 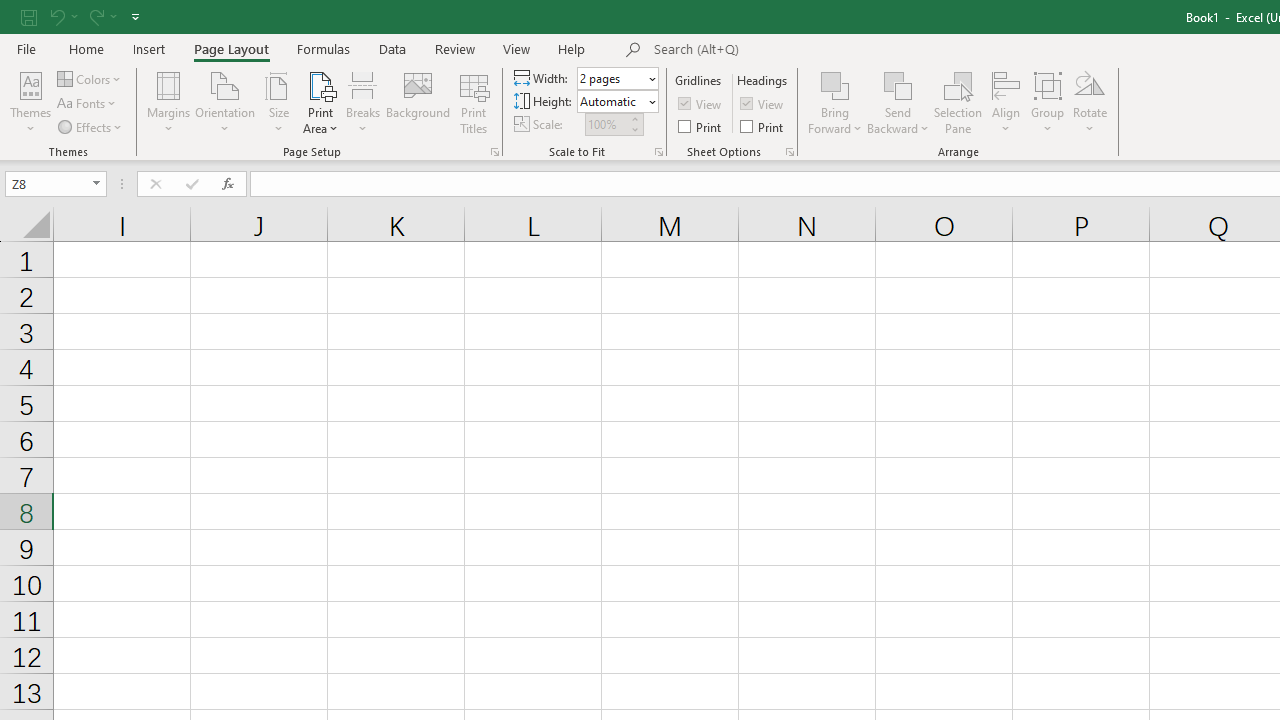 I want to click on 'Effects', so click(x=90, y=127).